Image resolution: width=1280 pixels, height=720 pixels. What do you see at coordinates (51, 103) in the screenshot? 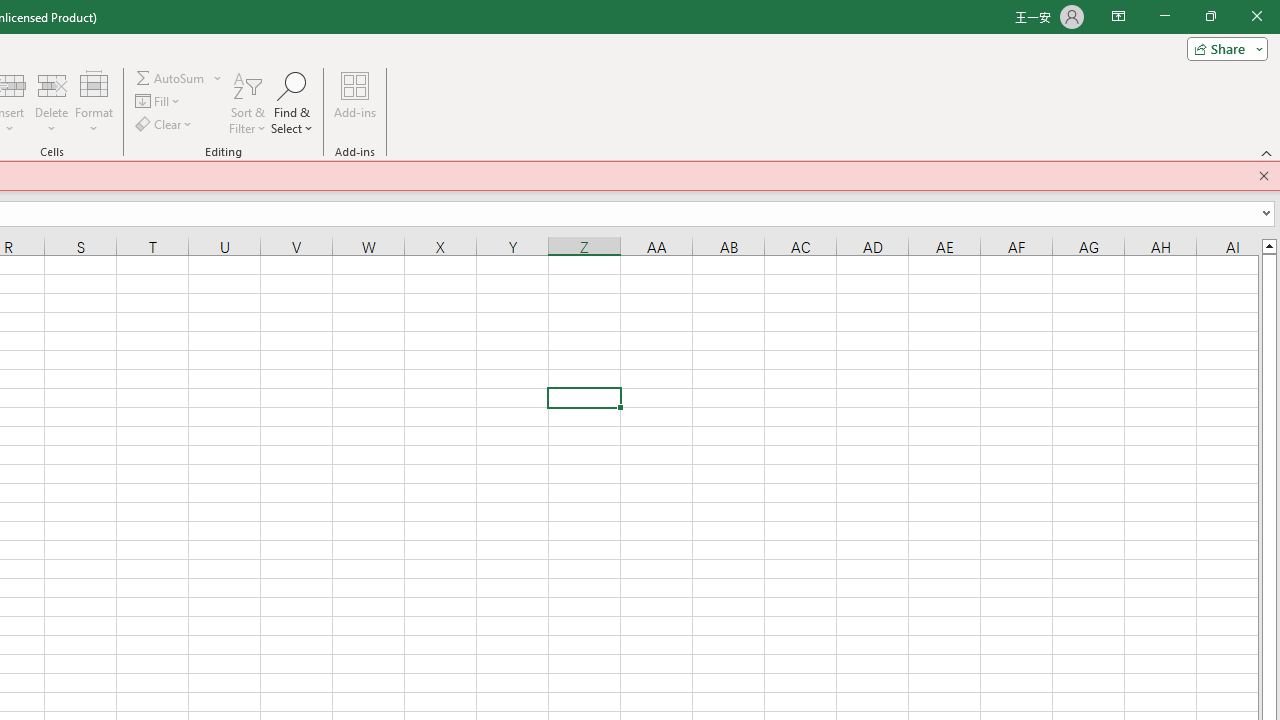
I see `'Delete'` at bounding box center [51, 103].